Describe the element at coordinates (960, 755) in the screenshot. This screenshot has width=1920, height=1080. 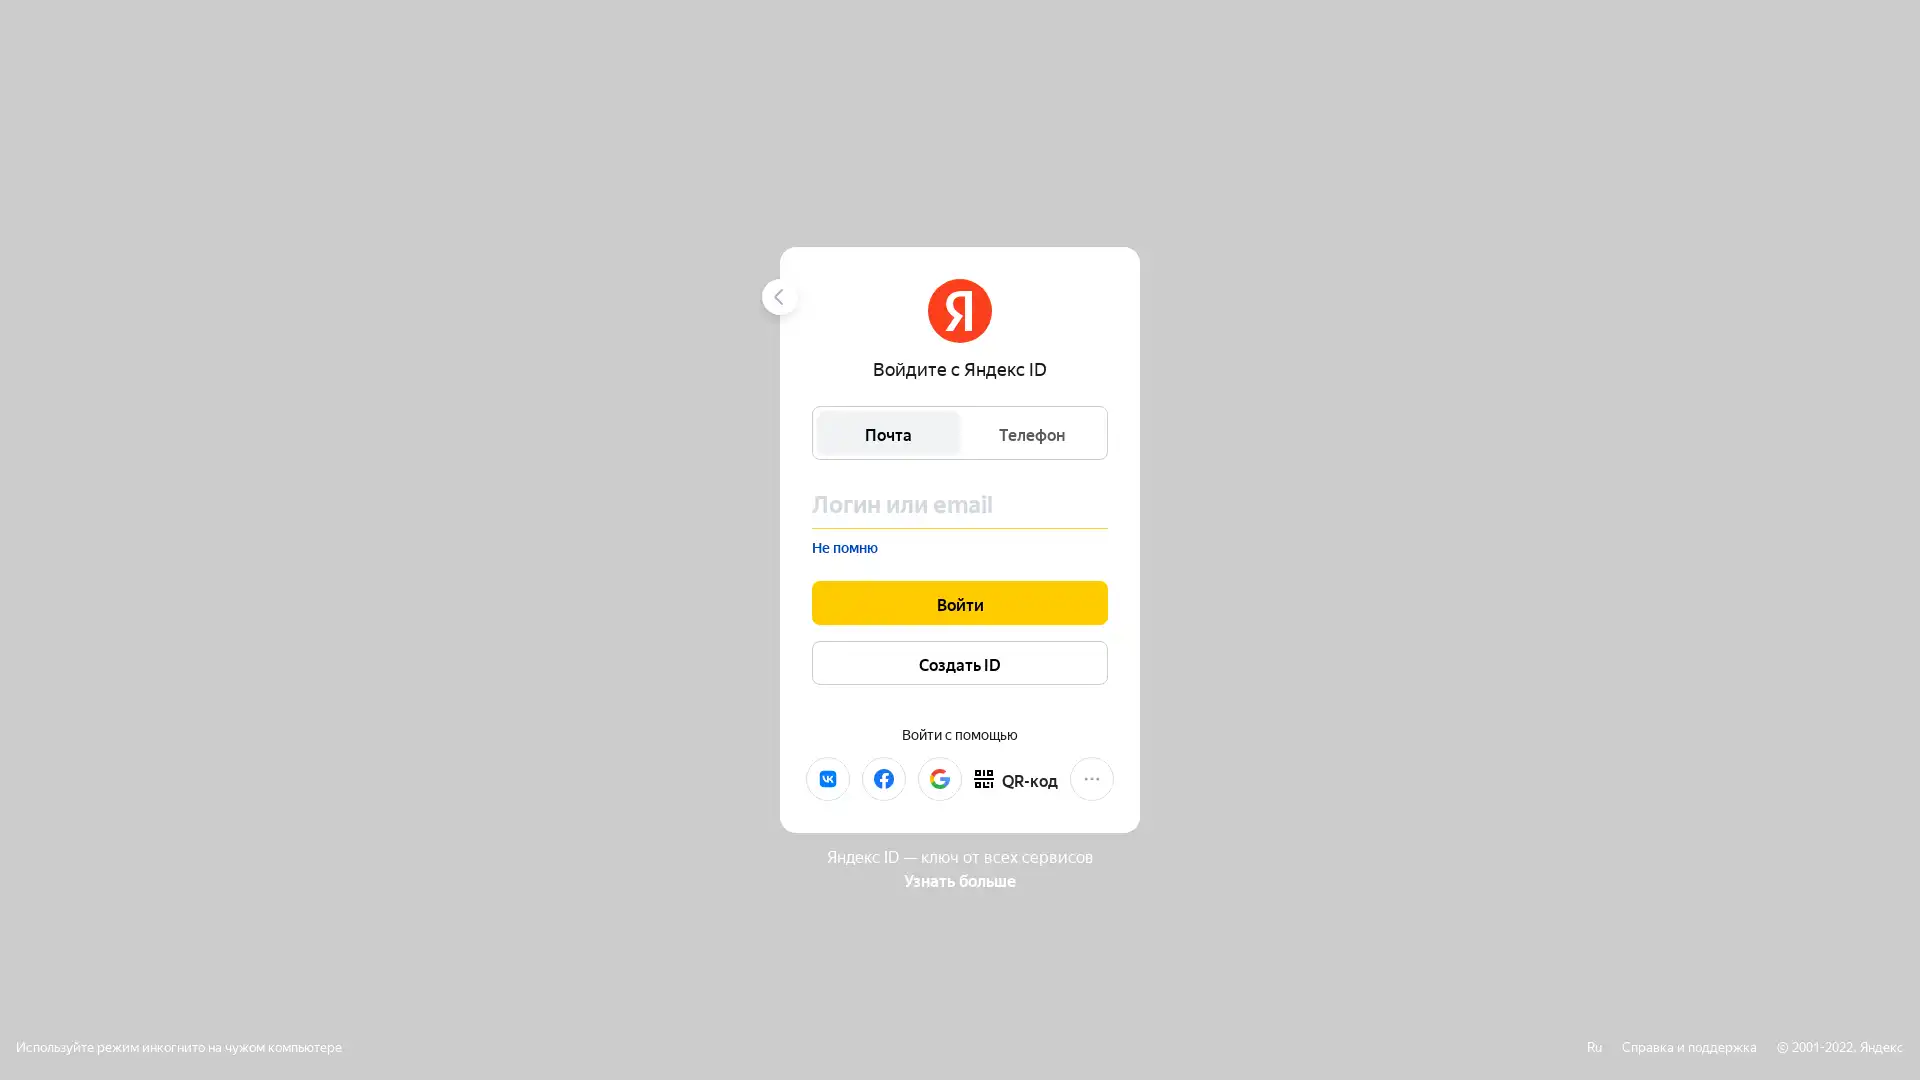
I see `Mail.ru` at that location.